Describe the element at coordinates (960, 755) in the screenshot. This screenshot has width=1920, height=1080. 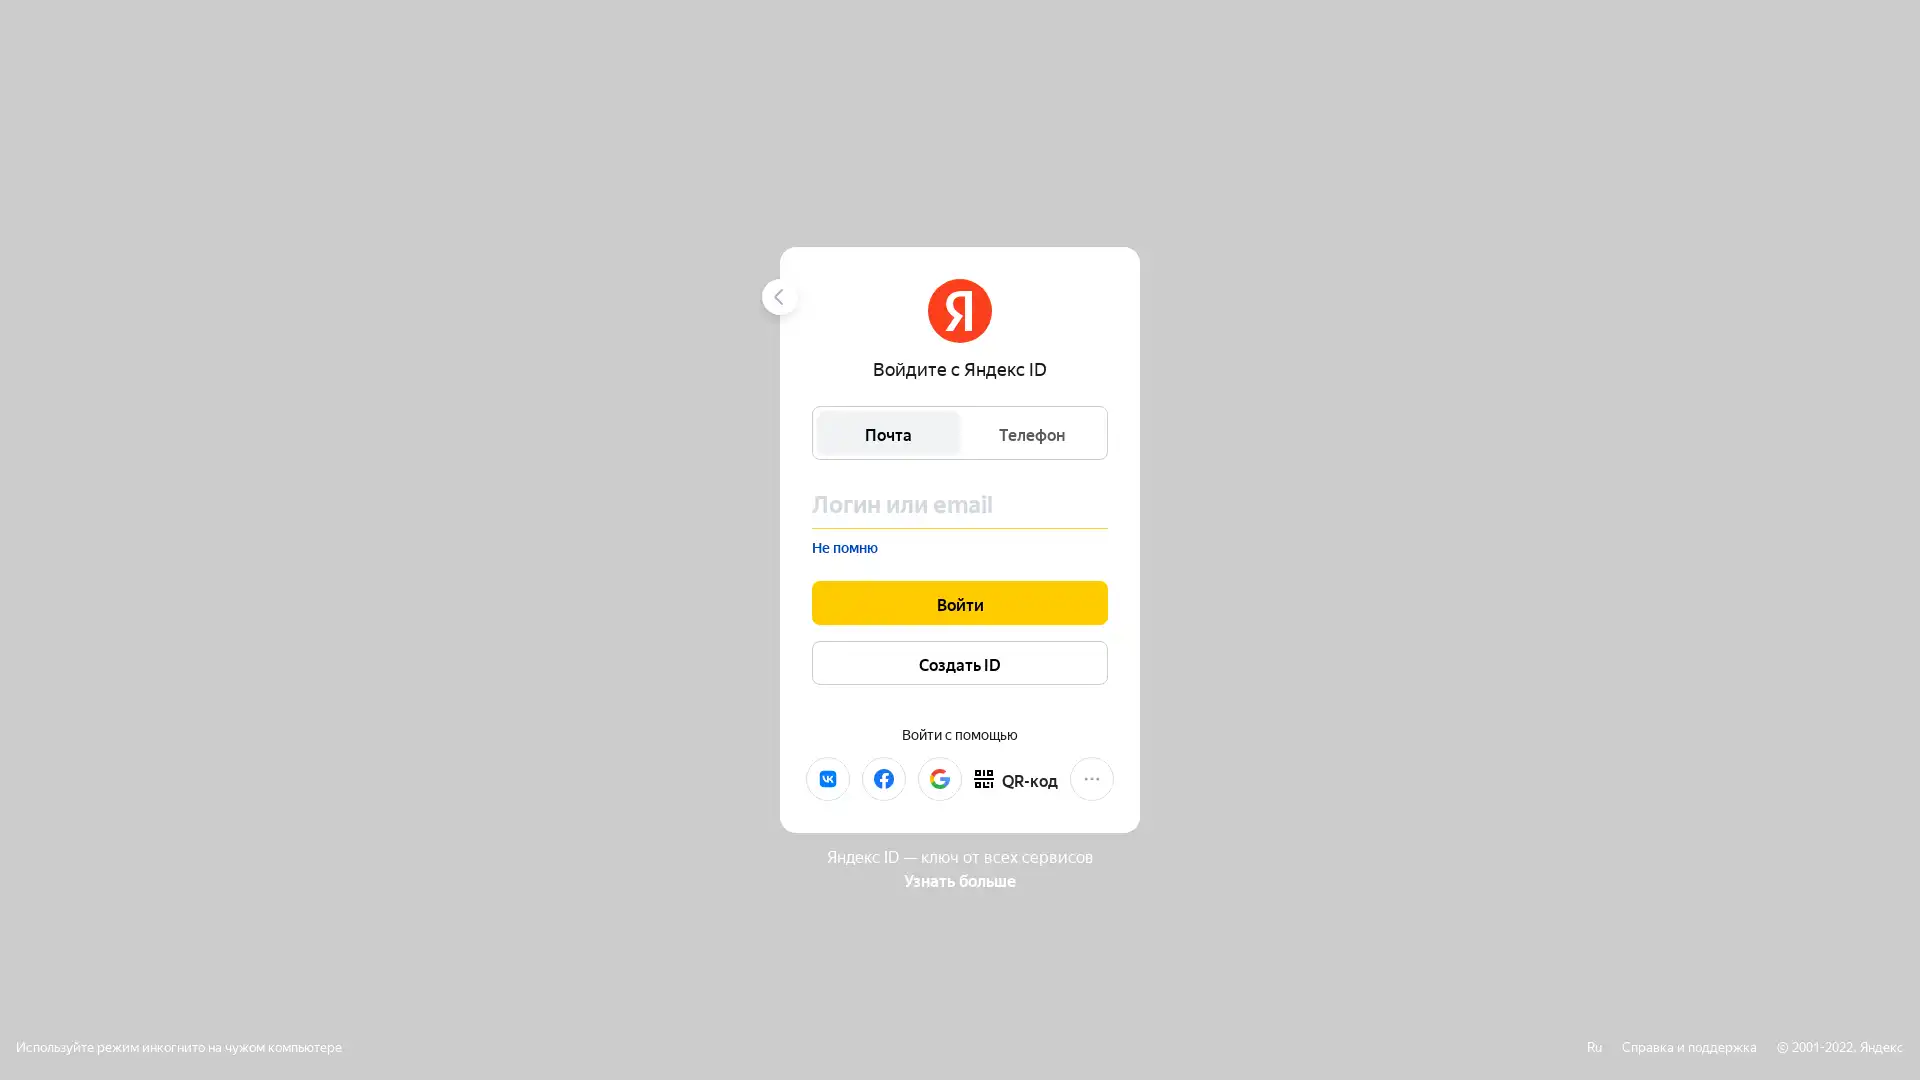
I see `Mail.ru` at that location.